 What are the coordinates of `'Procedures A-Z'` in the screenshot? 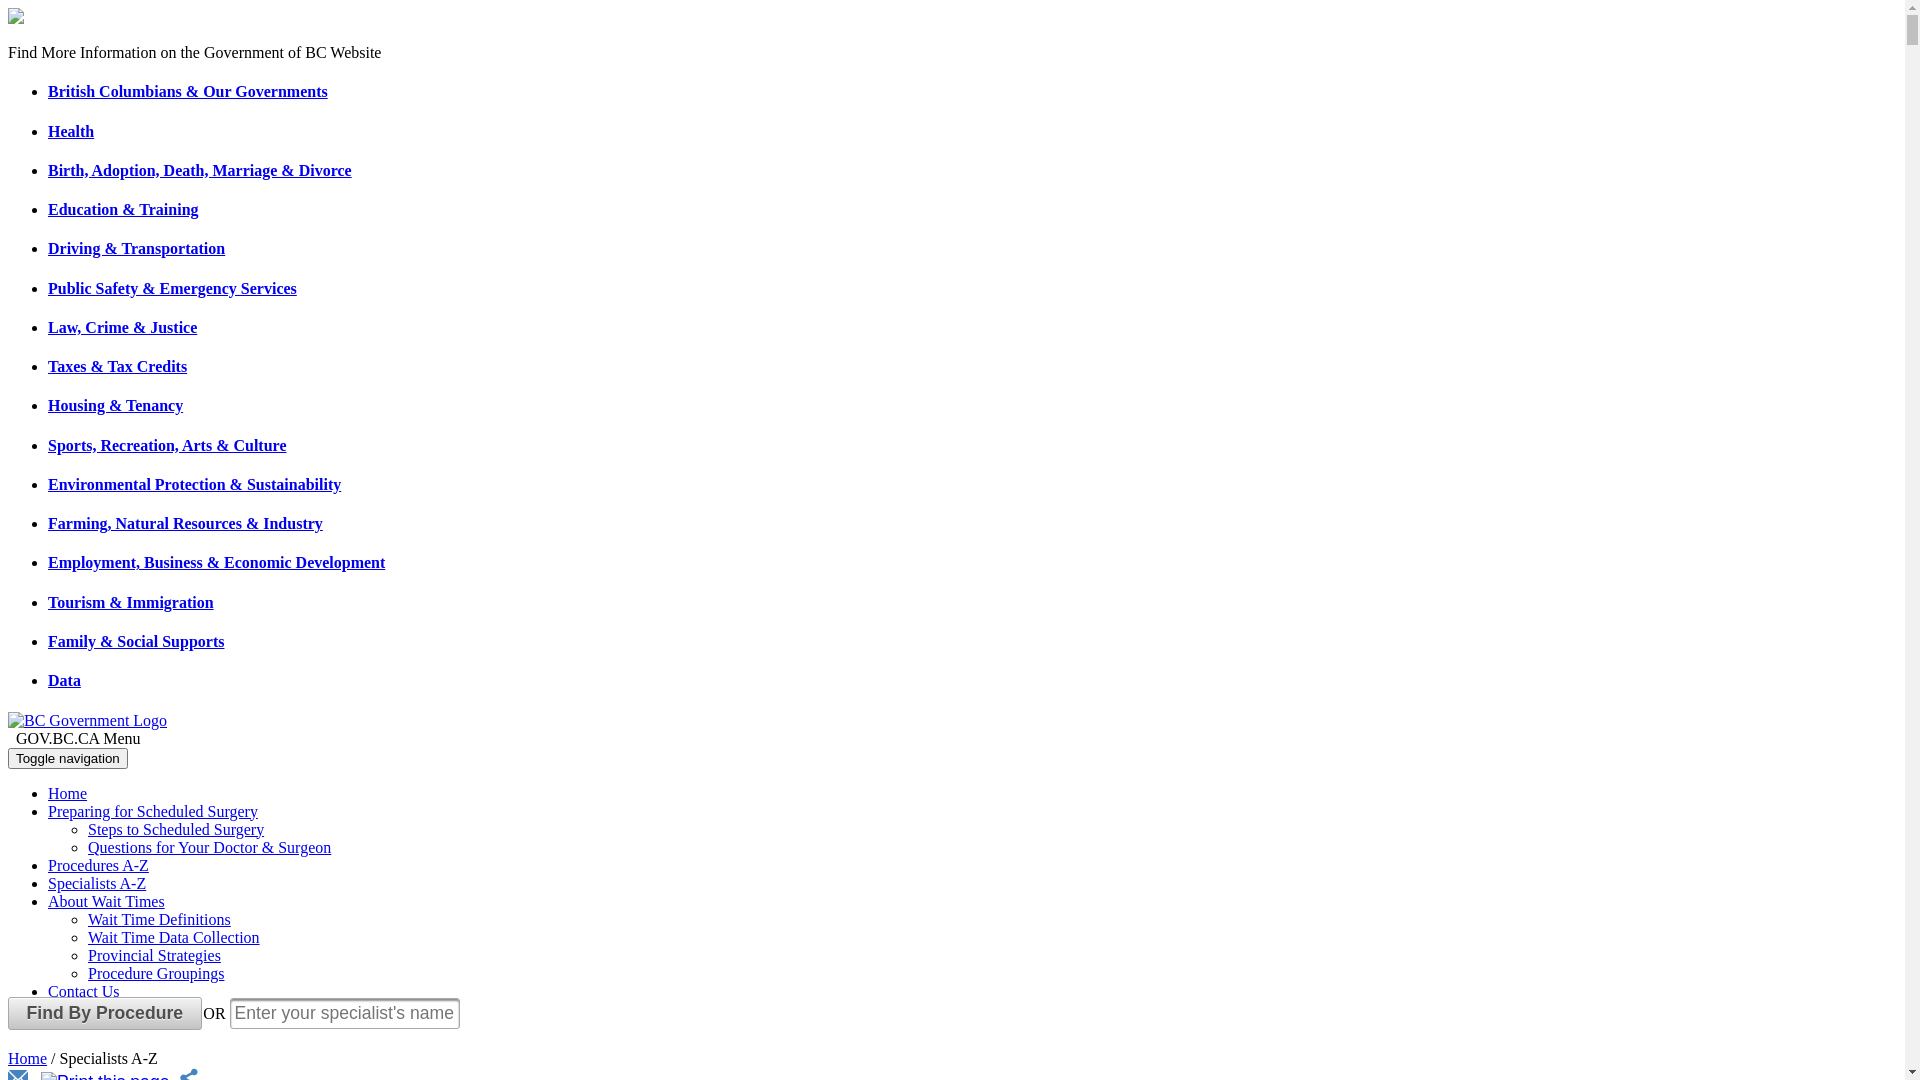 It's located at (97, 864).